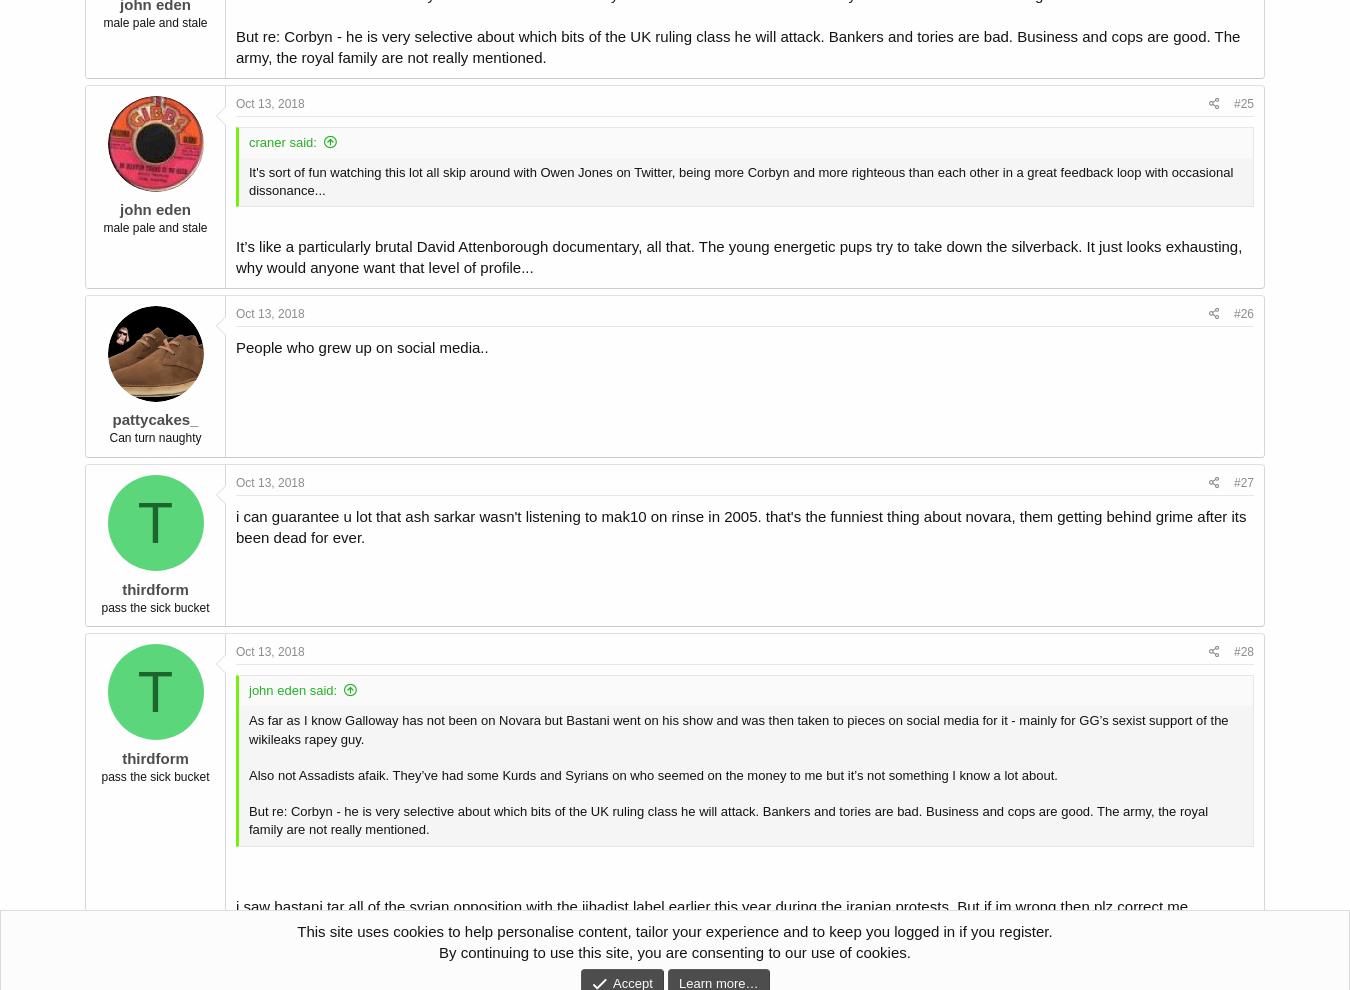 Image resolution: width=1350 pixels, height=990 pixels. Describe the element at coordinates (740, 180) in the screenshot. I see `'It's sort of fun watching this lot all skip around with Owen Jones on Twitter, being more Corbyn and more righteous than each other in a great feedback loop with occasional dissonance...'` at that location.